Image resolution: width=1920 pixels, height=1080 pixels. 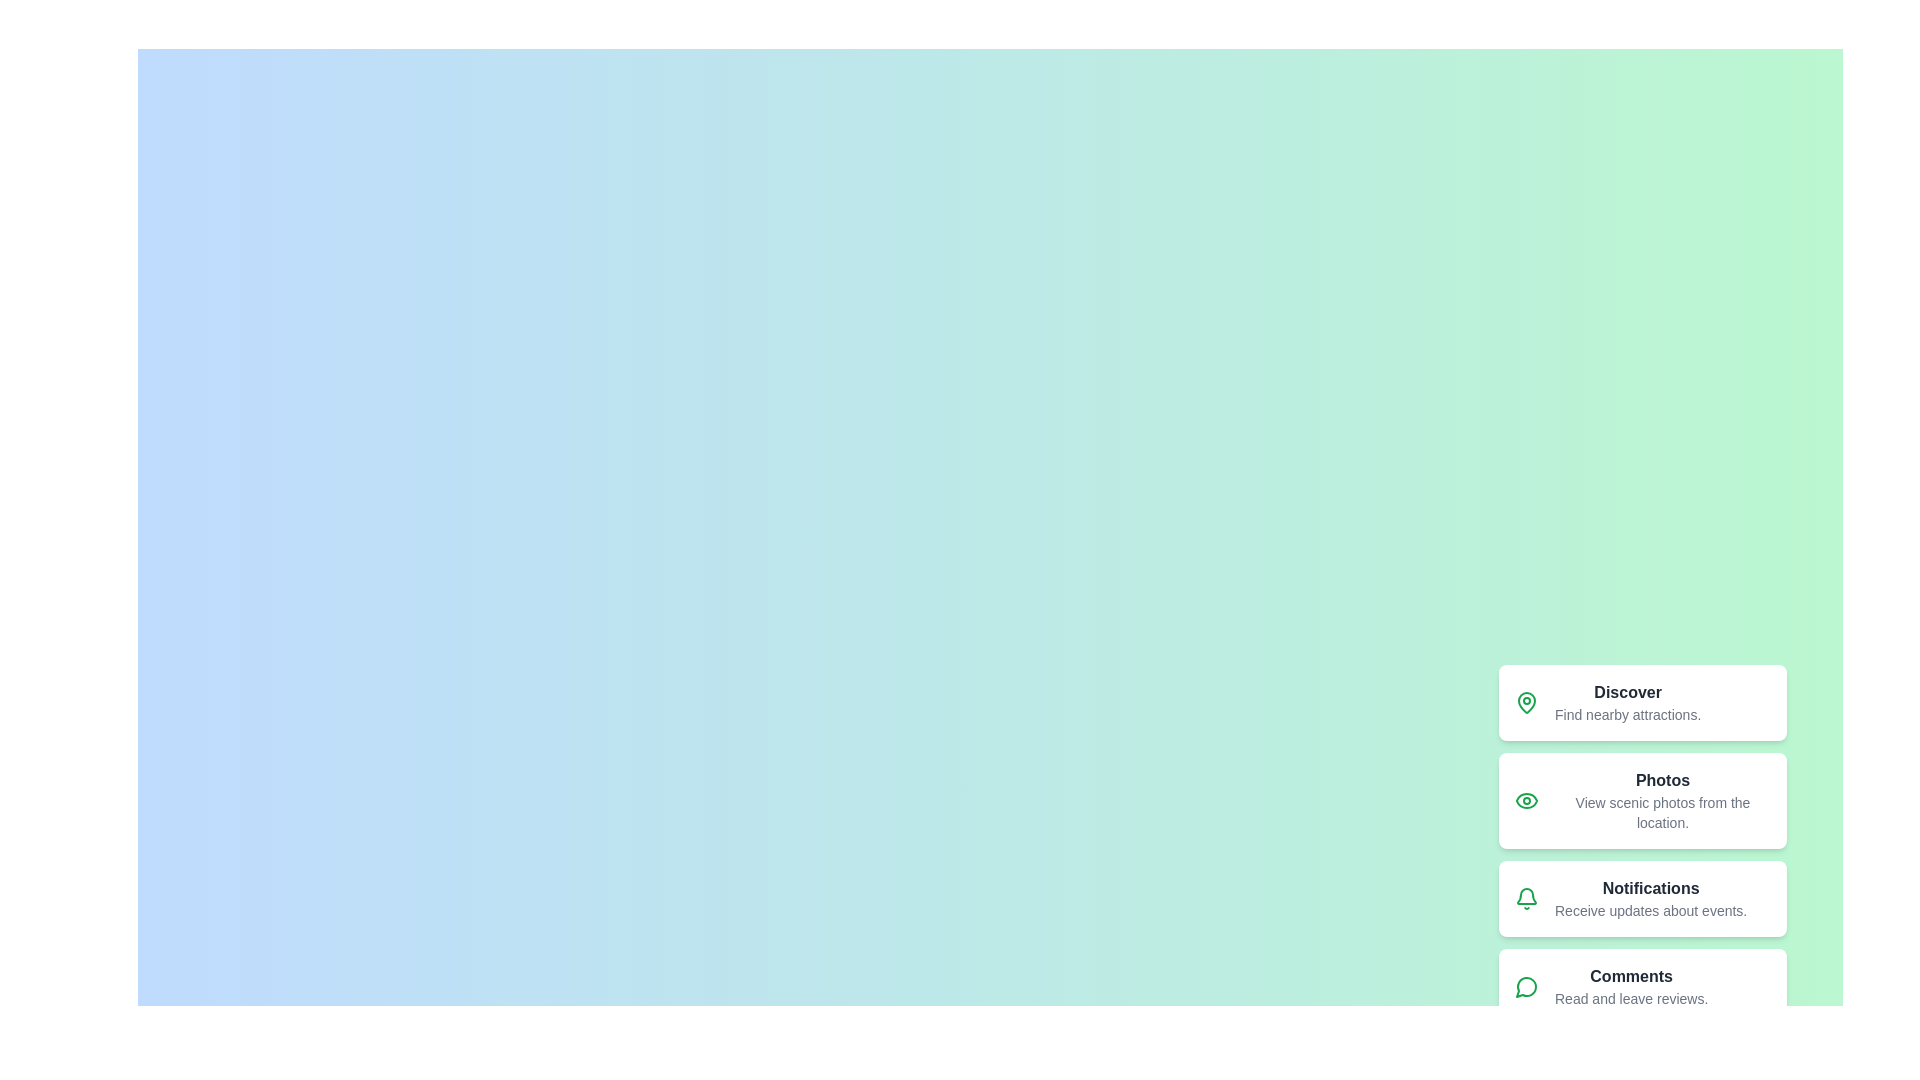 What do you see at coordinates (1642, 701) in the screenshot?
I see `the menu item labeled Discover from the speed dial menu` at bounding box center [1642, 701].